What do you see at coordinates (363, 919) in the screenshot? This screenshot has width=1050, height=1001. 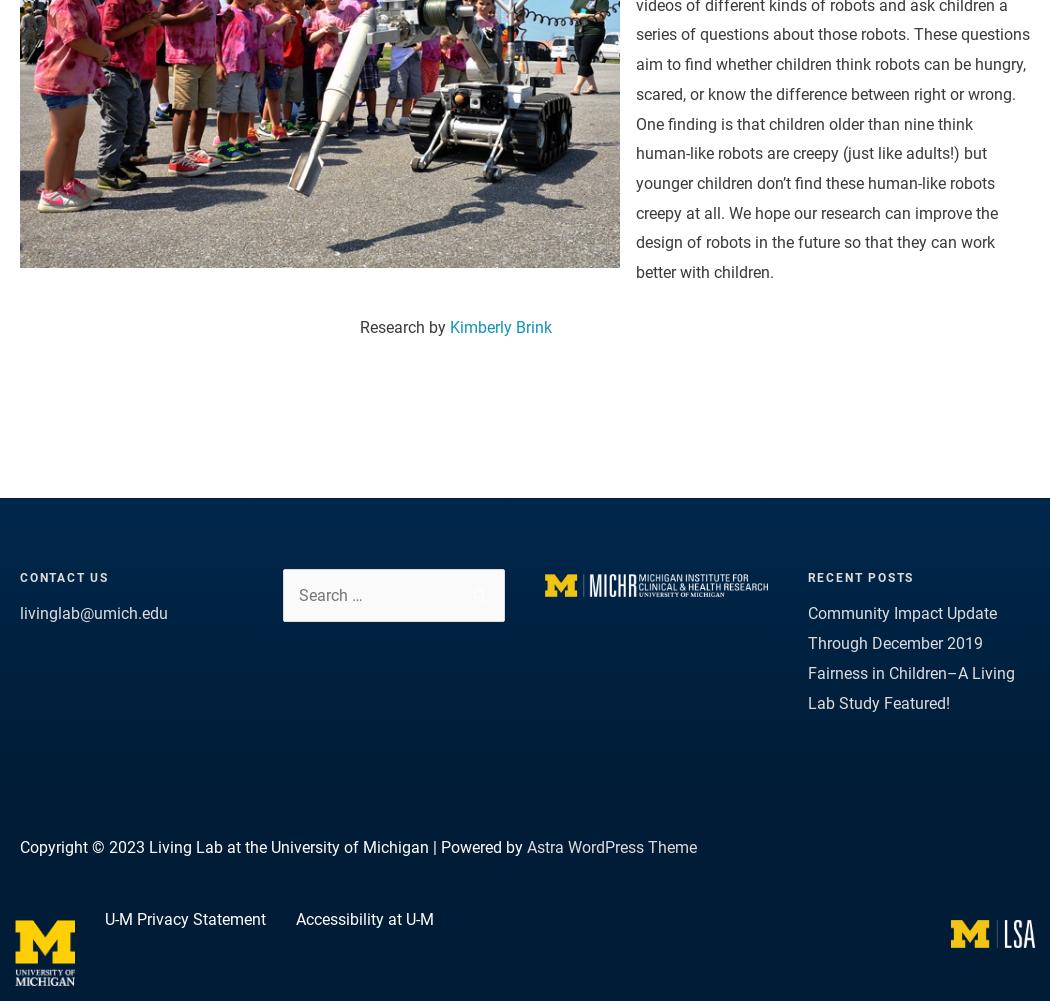 I see `'Accessibility at U-M'` at bounding box center [363, 919].